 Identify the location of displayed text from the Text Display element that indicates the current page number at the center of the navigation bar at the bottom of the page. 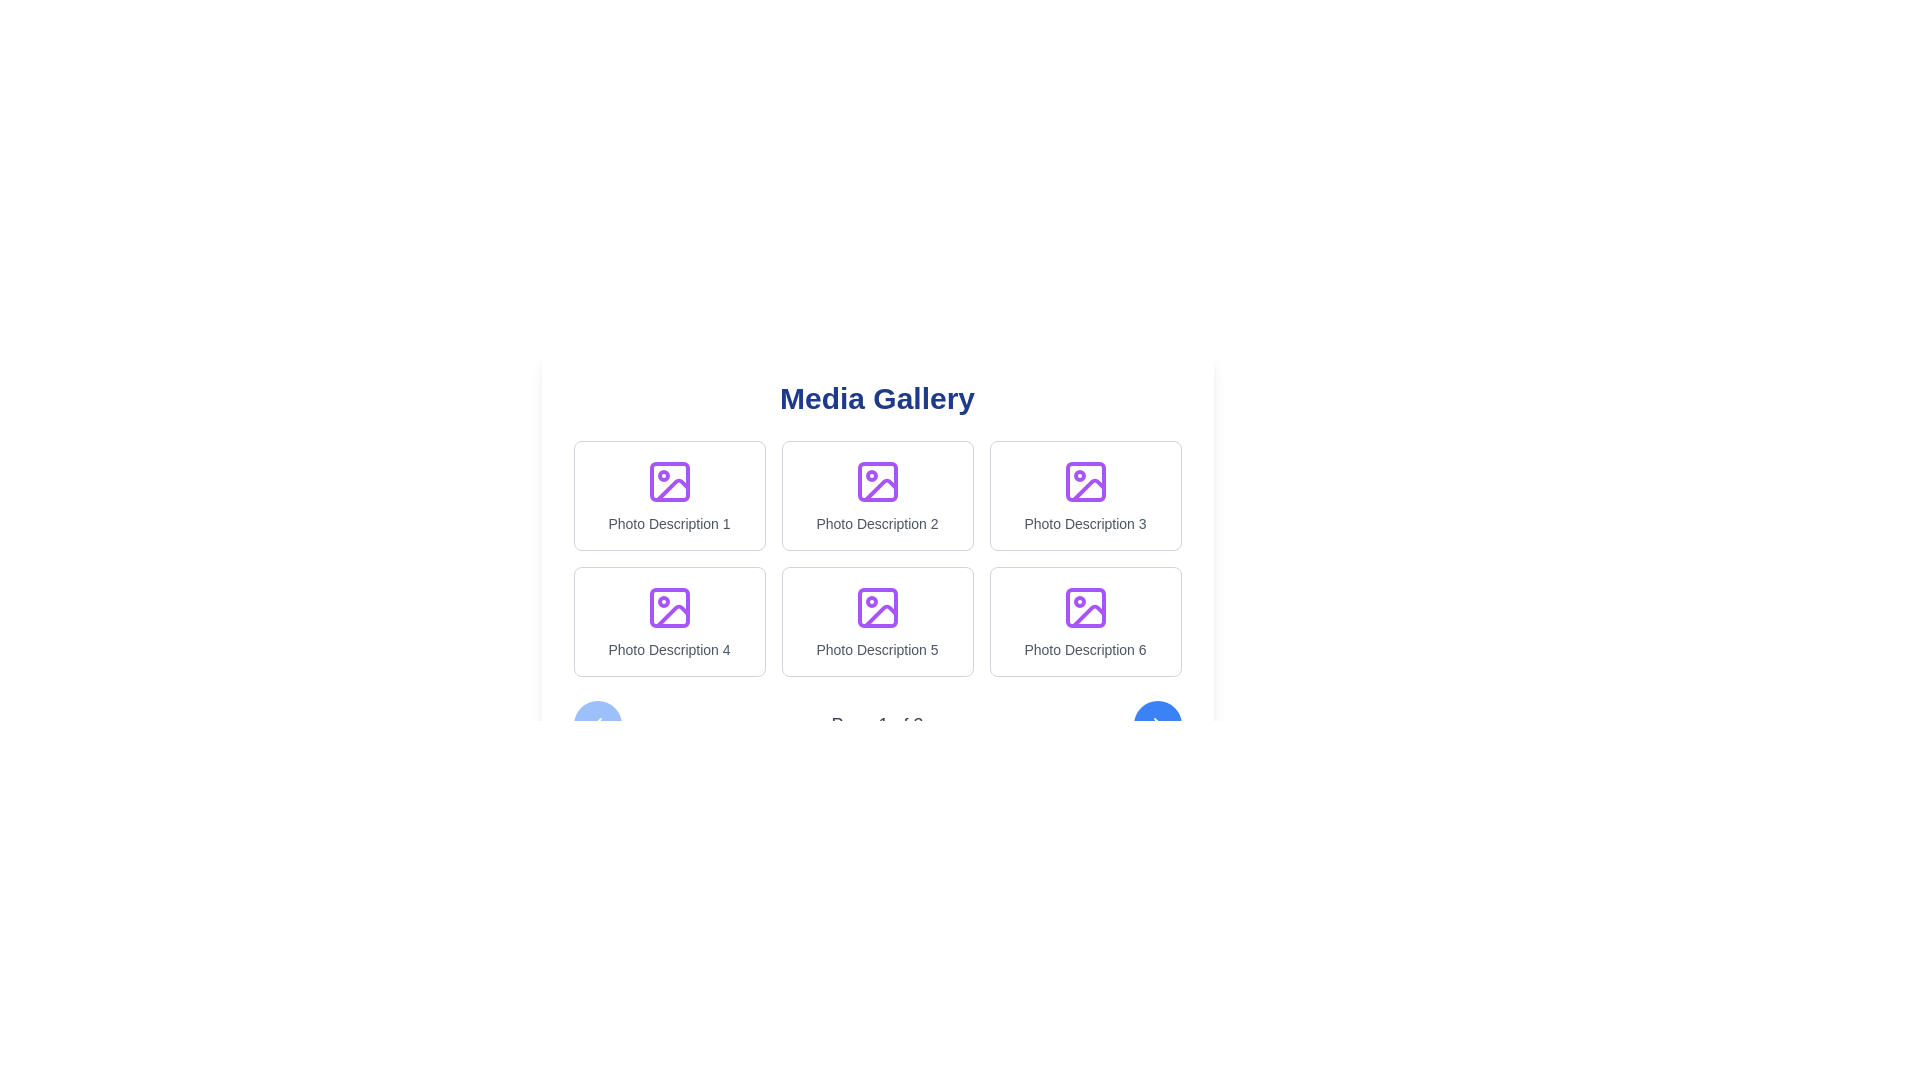
(877, 725).